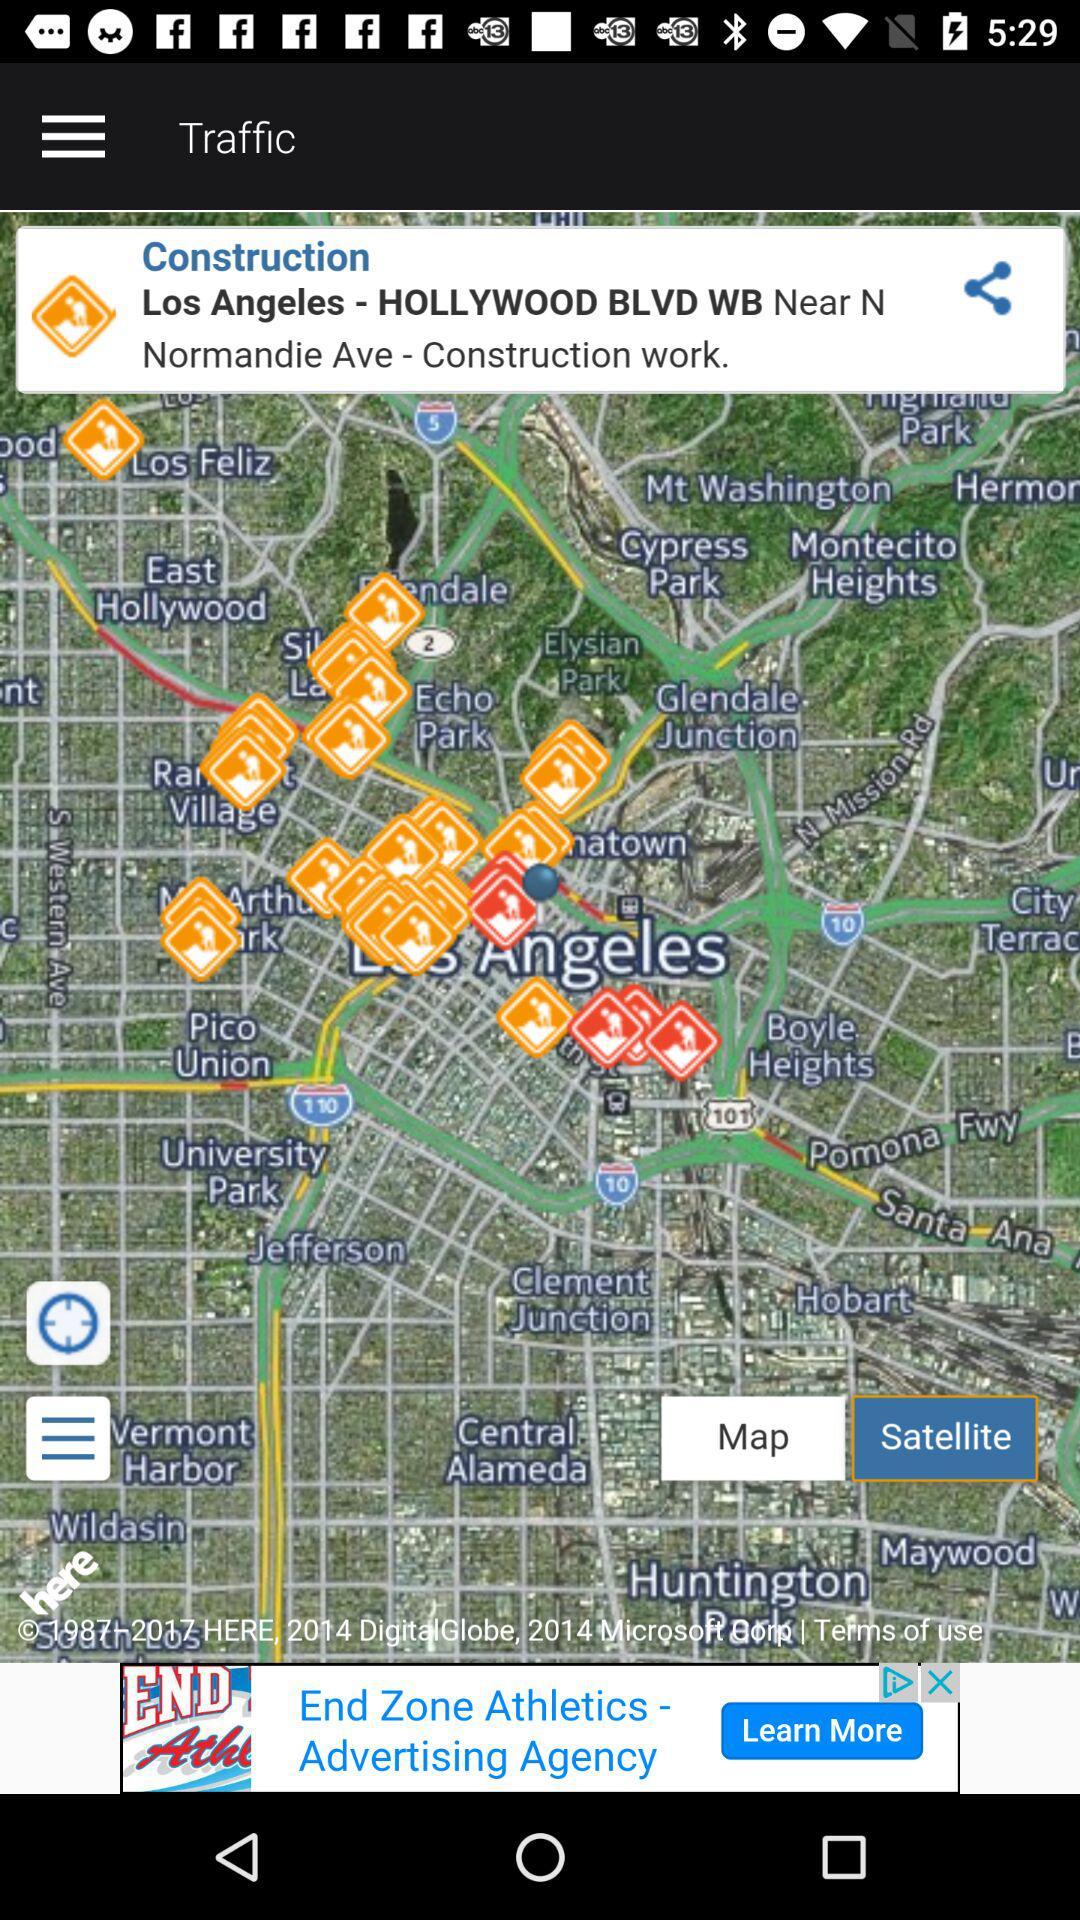  What do you see at coordinates (72, 135) in the screenshot?
I see `open menu` at bounding box center [72, 135].